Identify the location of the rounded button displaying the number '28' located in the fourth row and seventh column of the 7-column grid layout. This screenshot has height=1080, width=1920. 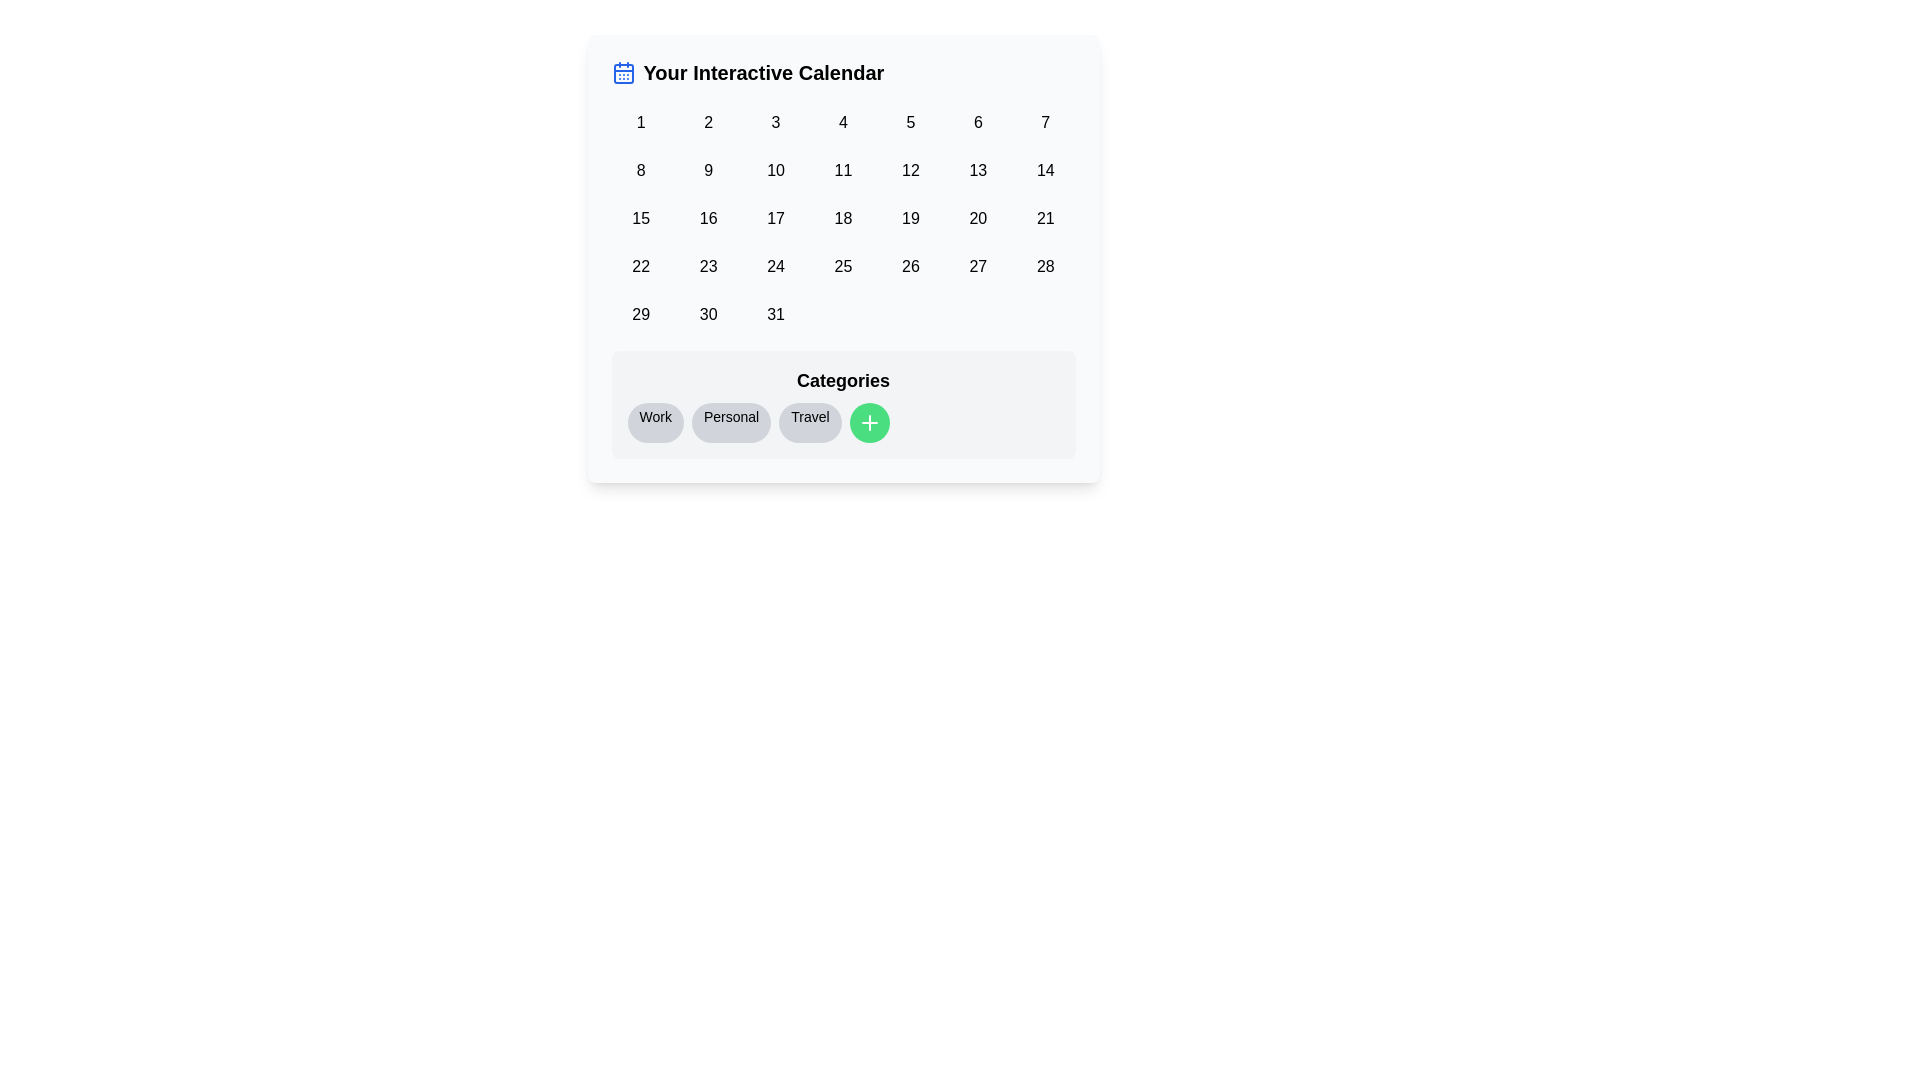
(1044, 265).